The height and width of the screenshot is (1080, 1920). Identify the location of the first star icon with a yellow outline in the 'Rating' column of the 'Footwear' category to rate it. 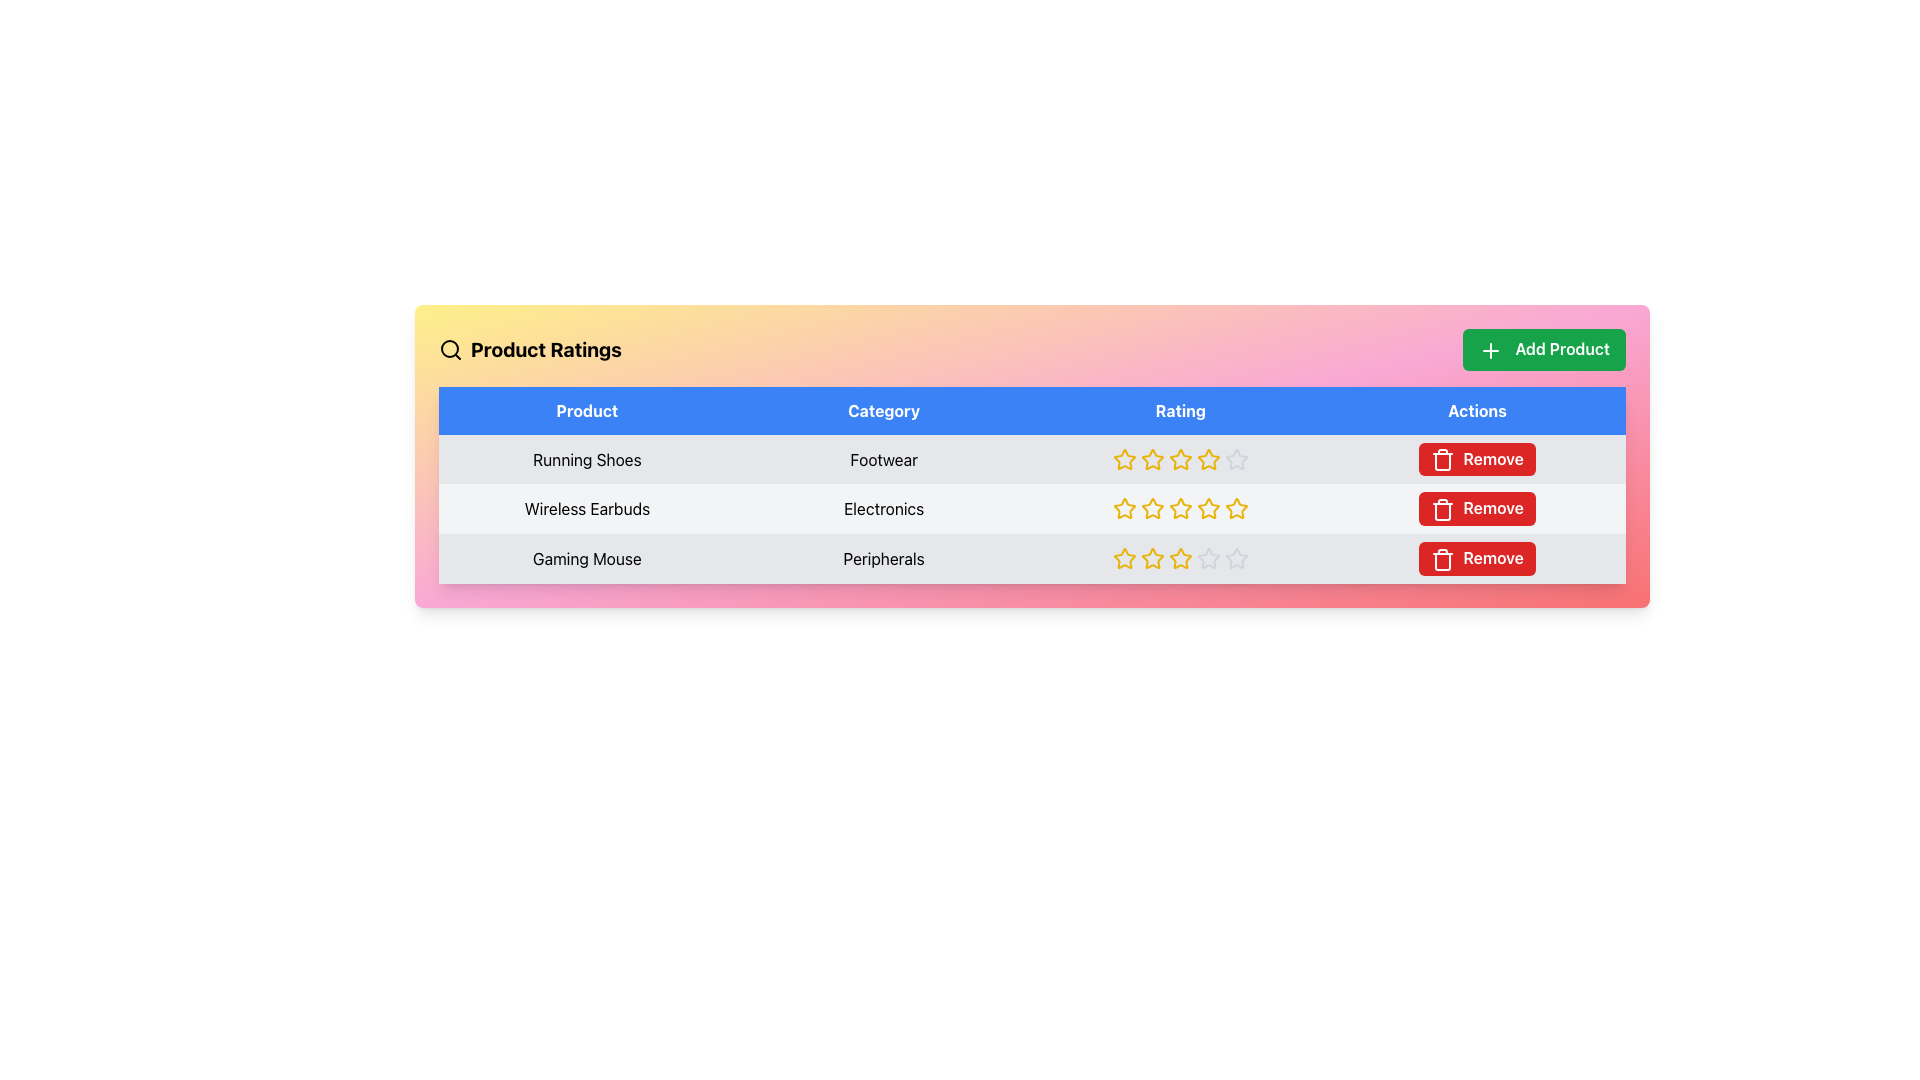
(1124, 459).